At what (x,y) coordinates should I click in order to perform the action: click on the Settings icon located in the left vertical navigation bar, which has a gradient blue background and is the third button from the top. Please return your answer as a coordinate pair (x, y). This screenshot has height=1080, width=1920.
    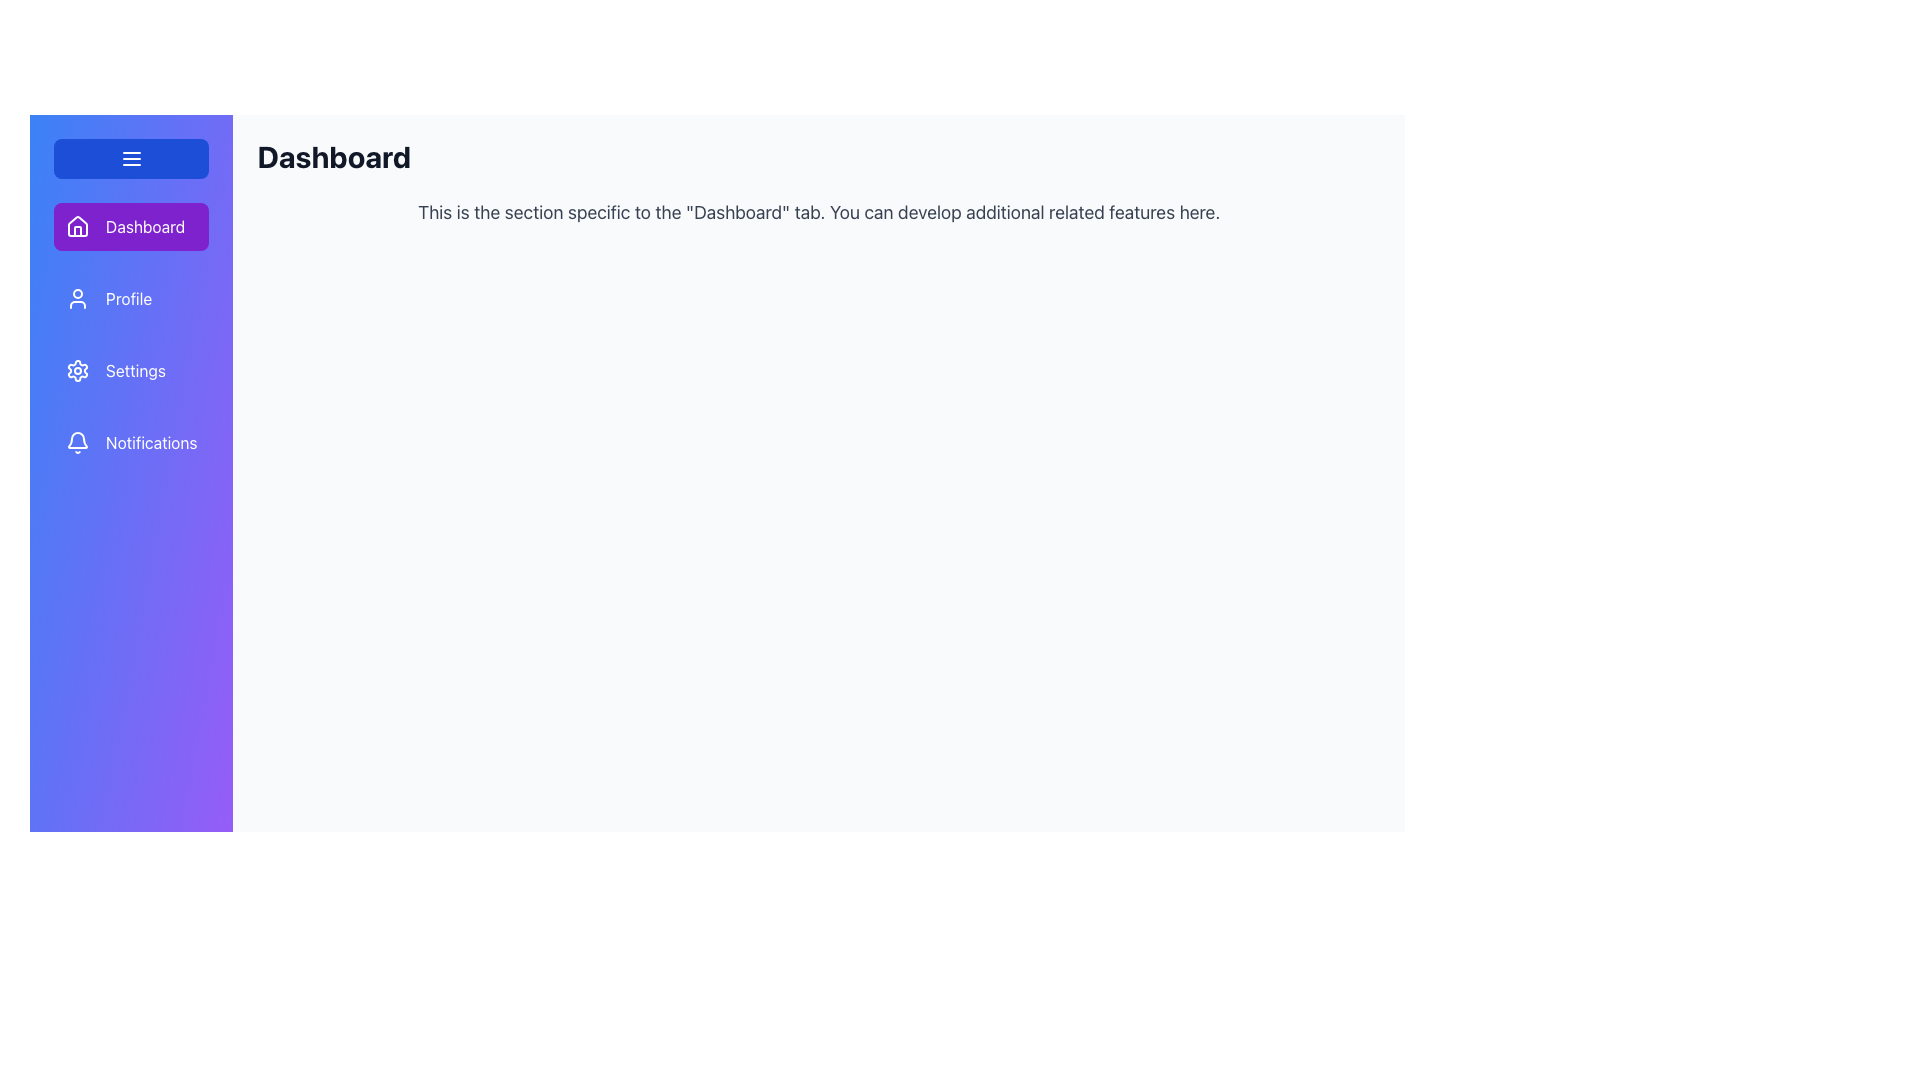
    Looking at the image, I should click on (77, 370).